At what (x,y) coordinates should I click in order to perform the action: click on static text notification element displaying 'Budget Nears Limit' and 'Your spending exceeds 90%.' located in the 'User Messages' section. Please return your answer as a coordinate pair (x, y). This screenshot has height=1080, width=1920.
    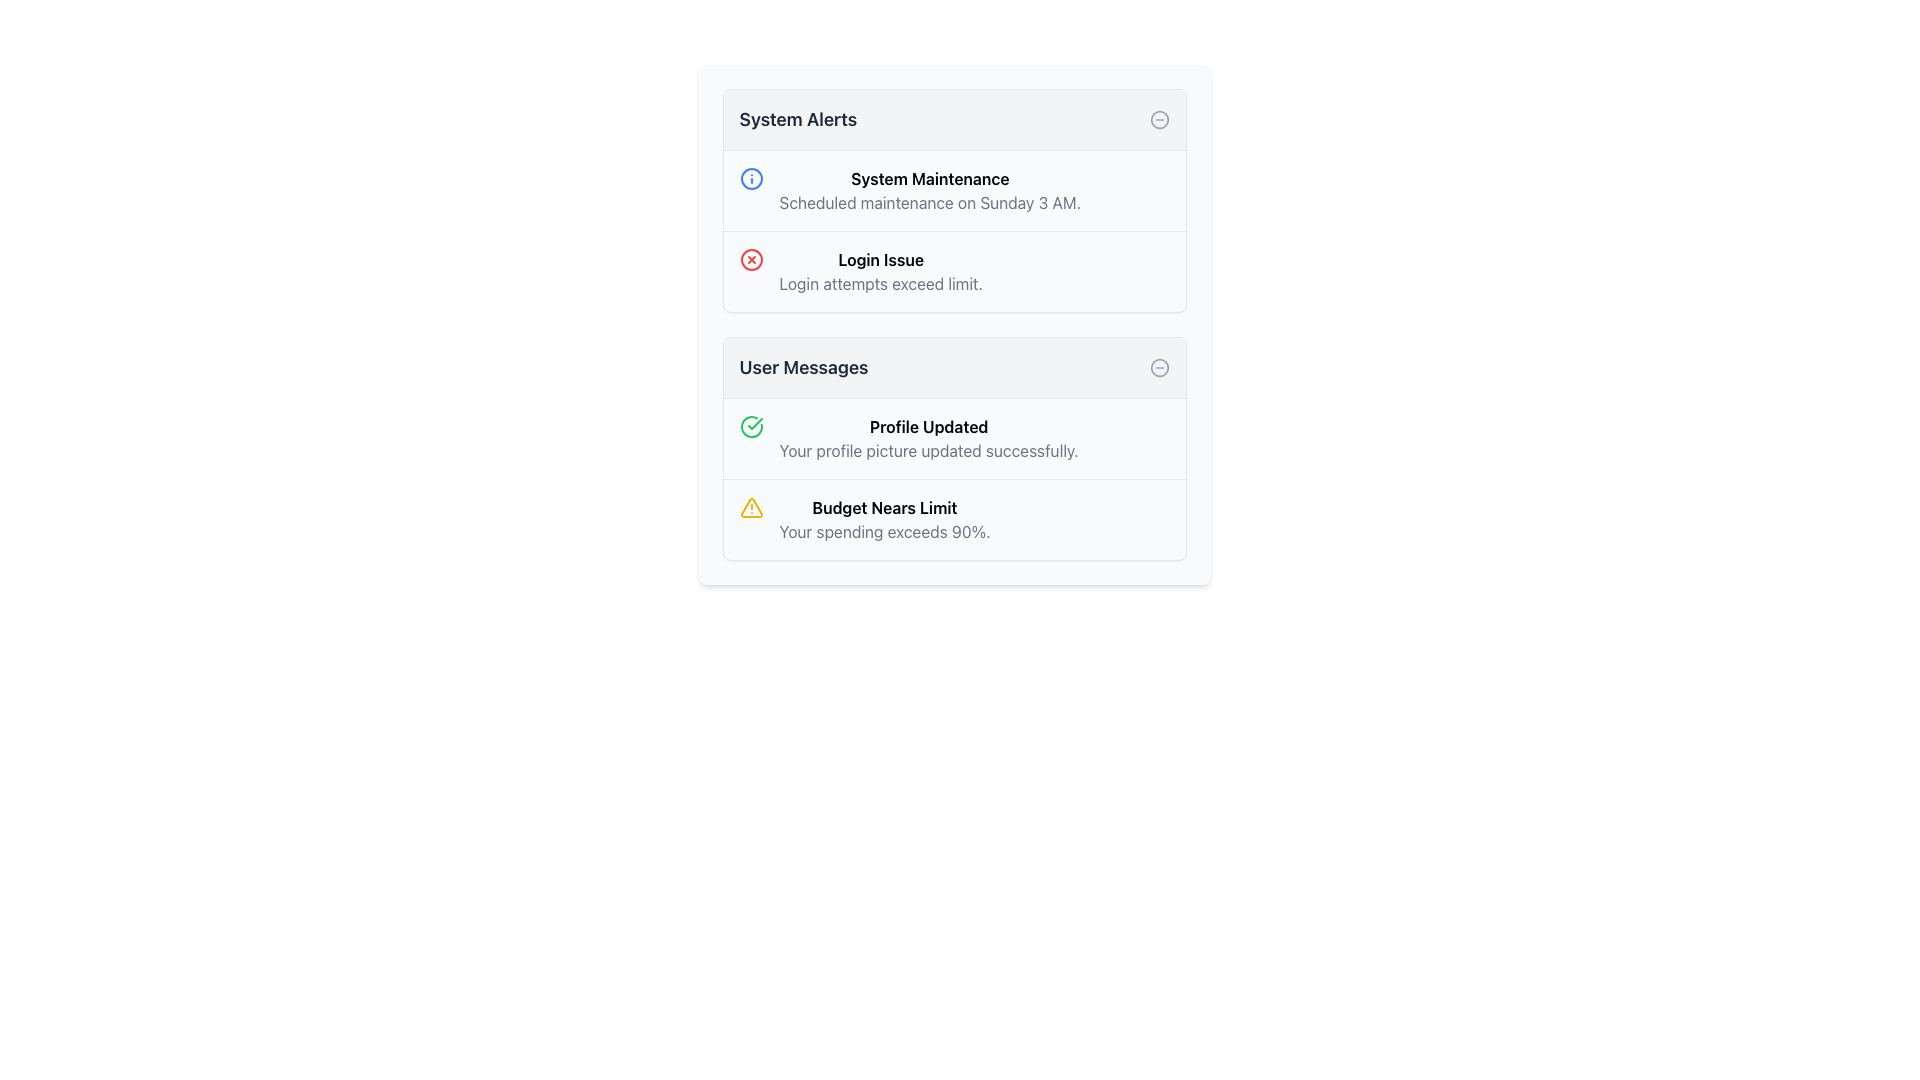
    Looking at the image, I should click on (883, 519).